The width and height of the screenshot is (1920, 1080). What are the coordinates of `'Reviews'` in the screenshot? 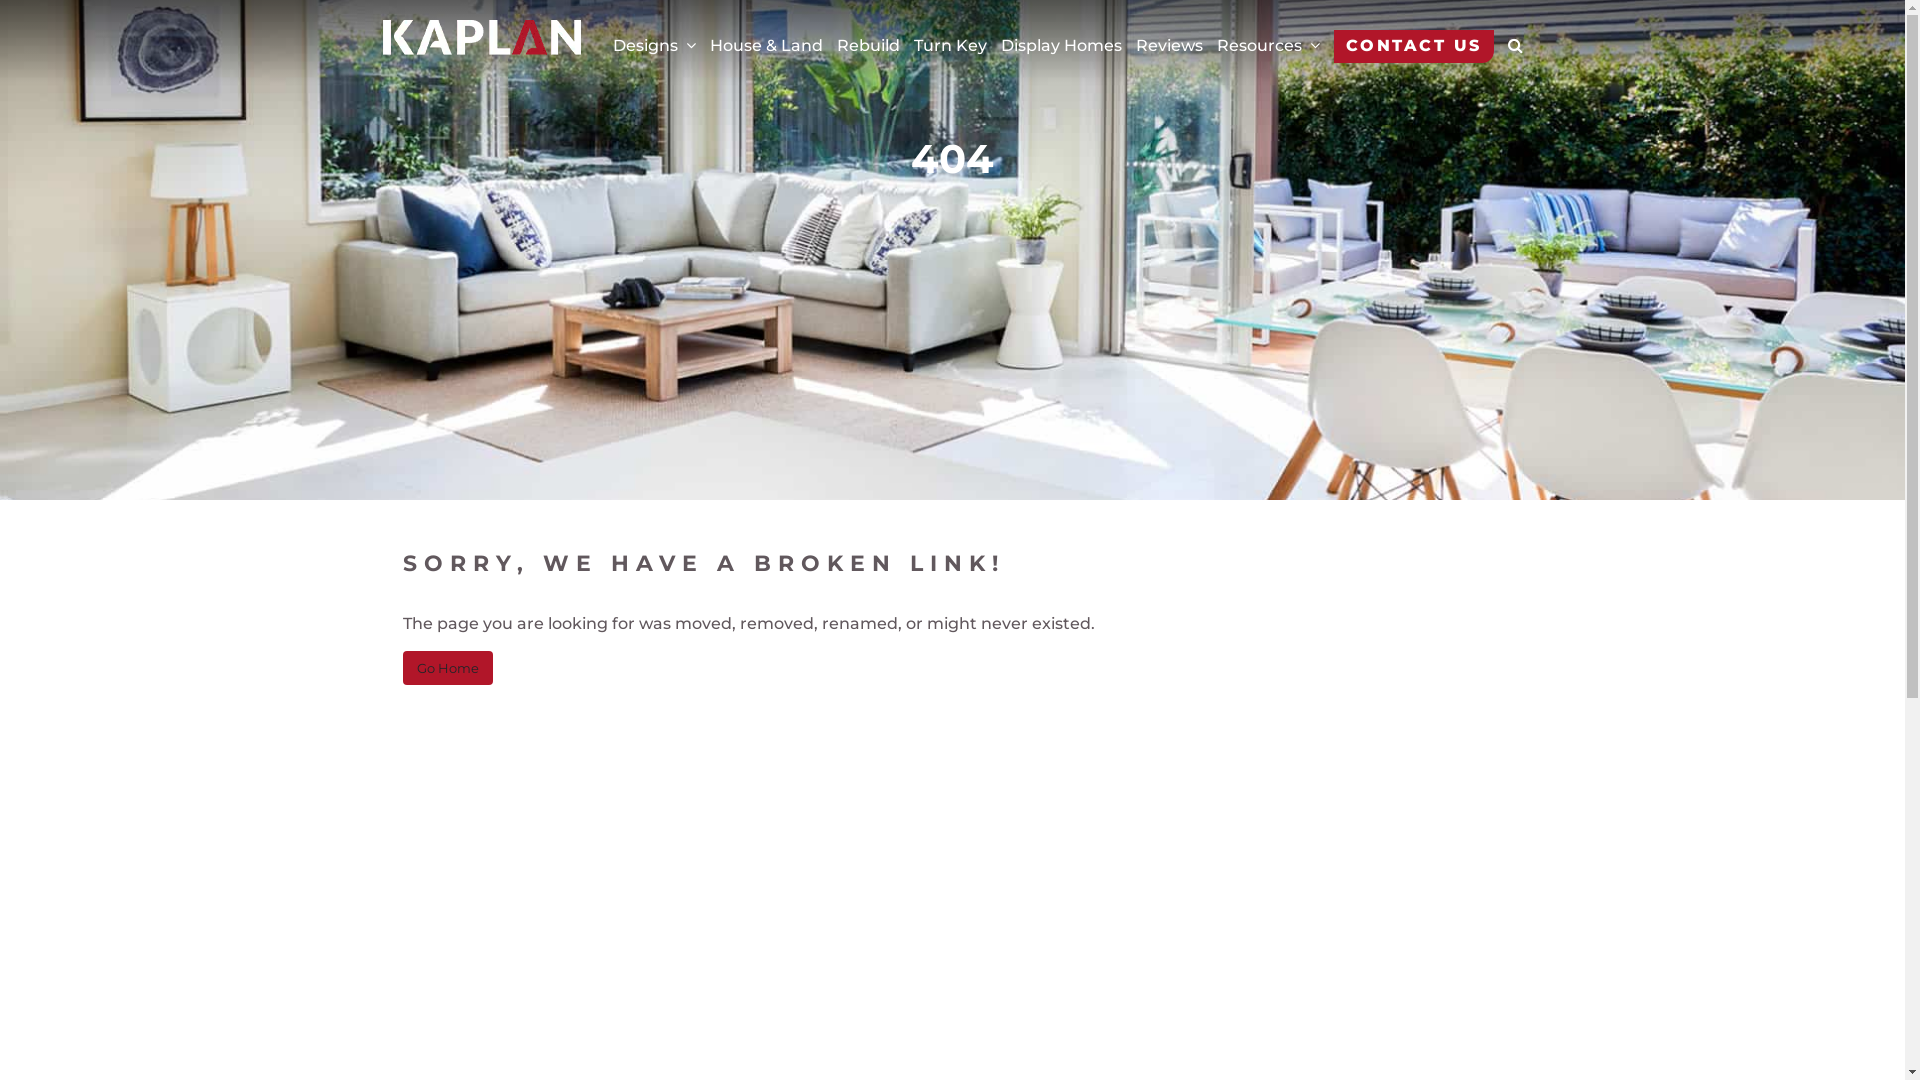 It's located at (1169, 45).